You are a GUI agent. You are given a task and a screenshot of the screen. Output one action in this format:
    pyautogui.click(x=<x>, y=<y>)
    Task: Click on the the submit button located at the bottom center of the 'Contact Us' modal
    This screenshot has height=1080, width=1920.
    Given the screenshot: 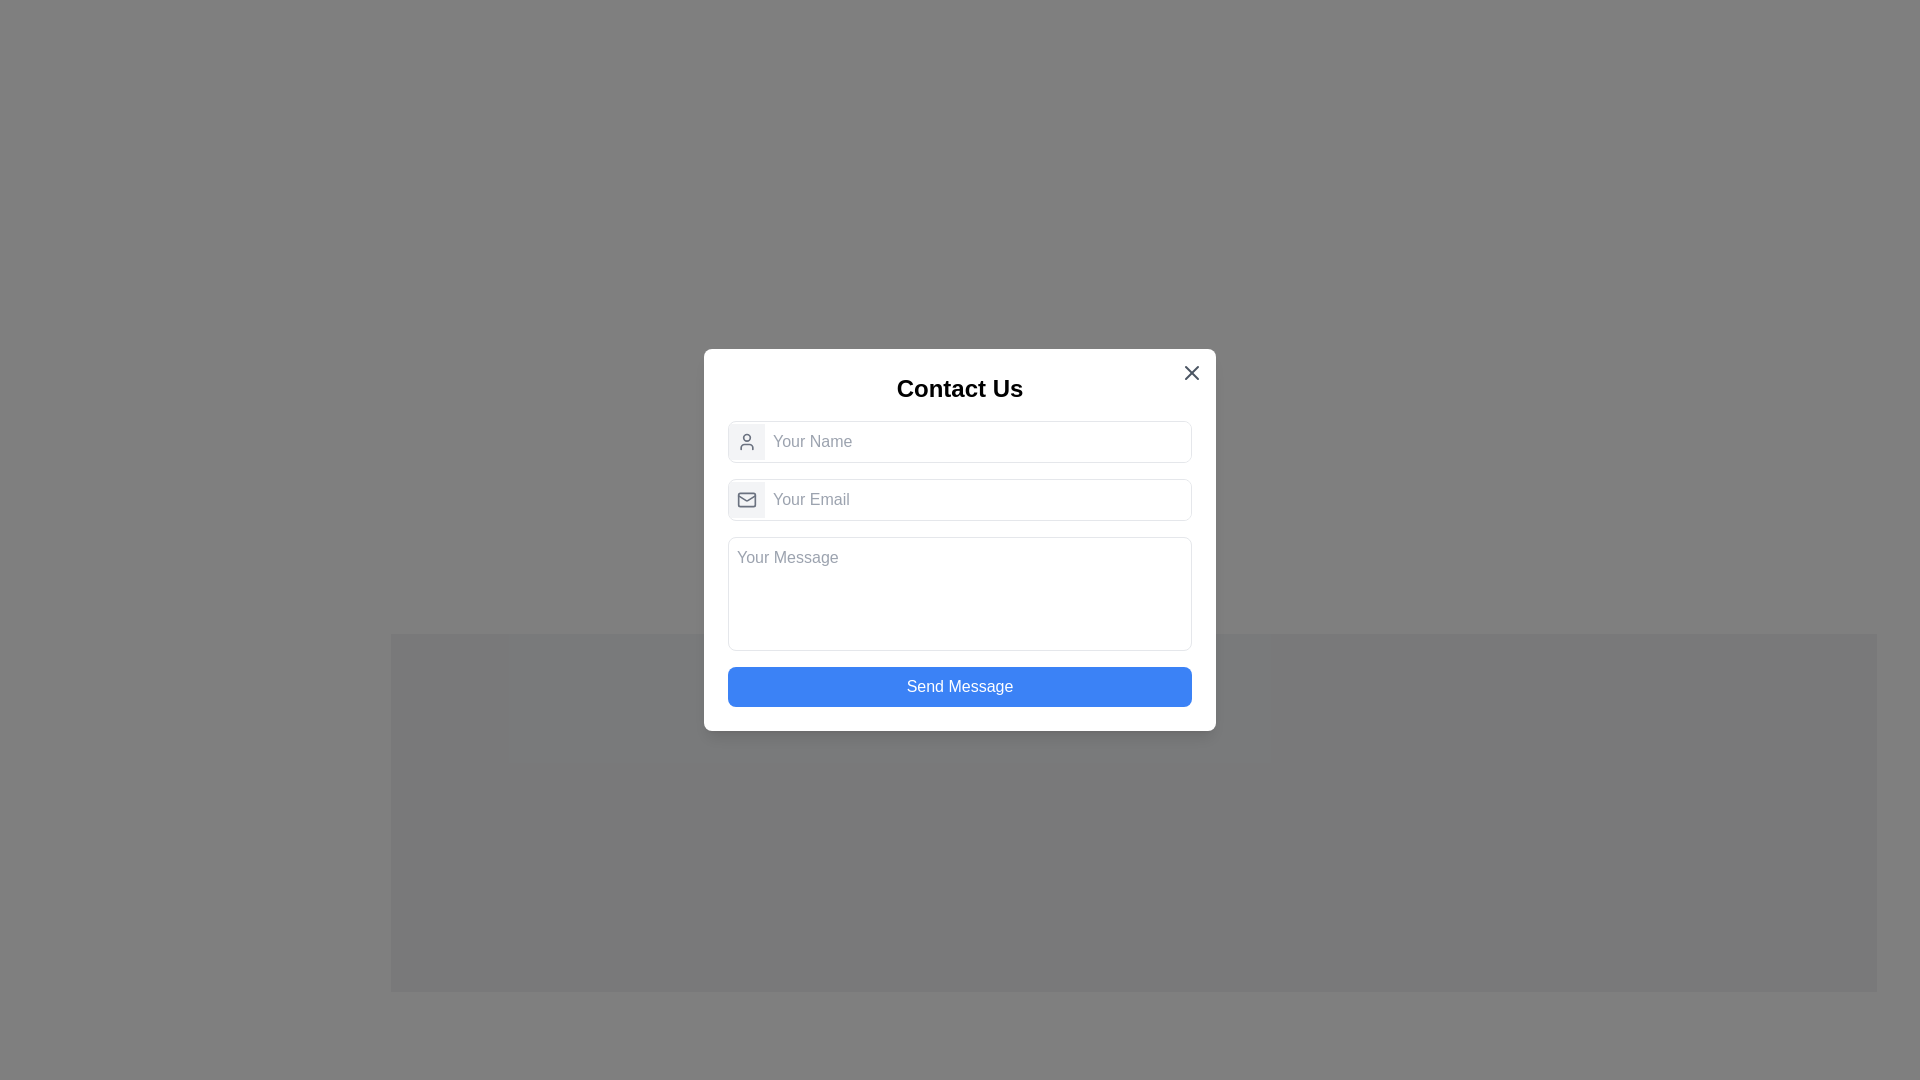 What is the action you would take?
    pyautogui.click(x=960, y=685)
    